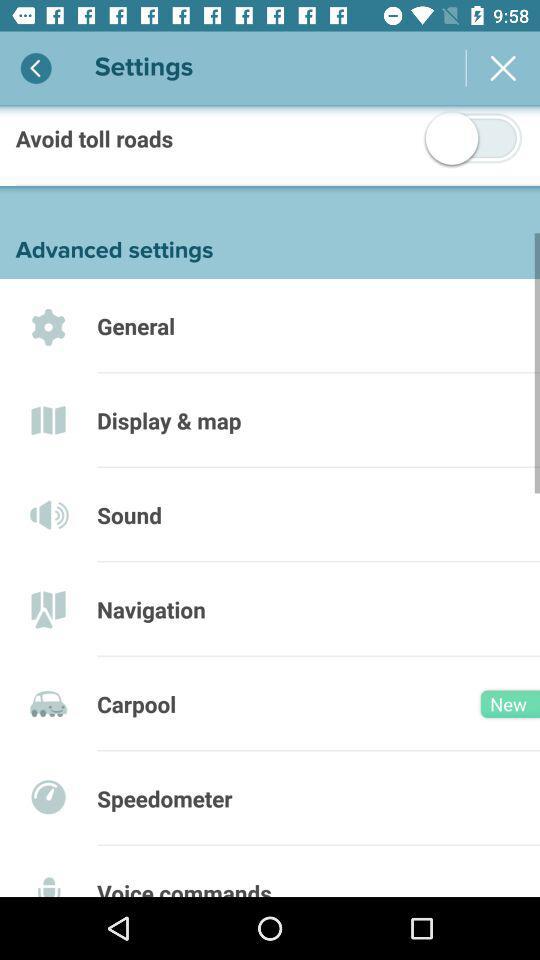  What do you see at coordinates (48, 715) in the screenshot?
I see `tag the icon left to carpool` at bounding box center [48, 715].